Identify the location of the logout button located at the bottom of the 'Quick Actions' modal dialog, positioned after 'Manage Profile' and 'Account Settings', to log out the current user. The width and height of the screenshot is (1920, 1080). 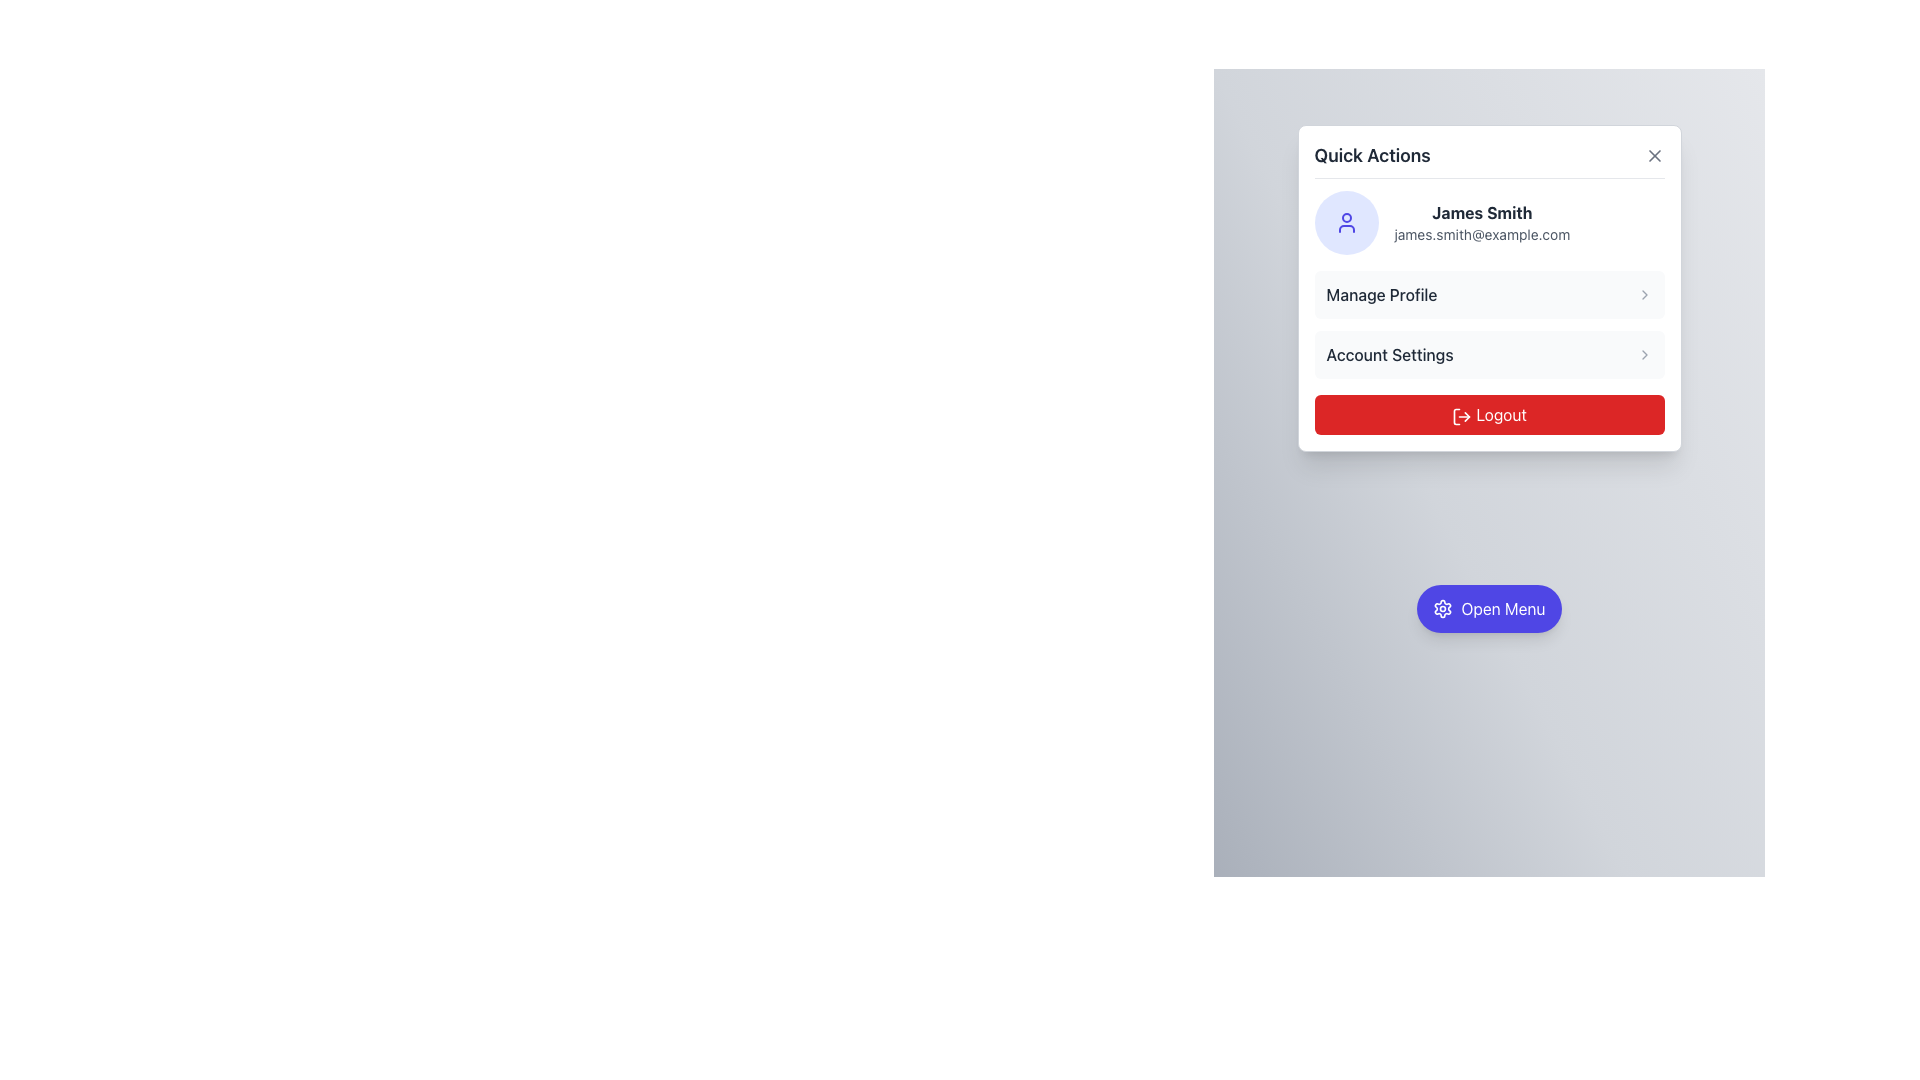
(1489, 414).